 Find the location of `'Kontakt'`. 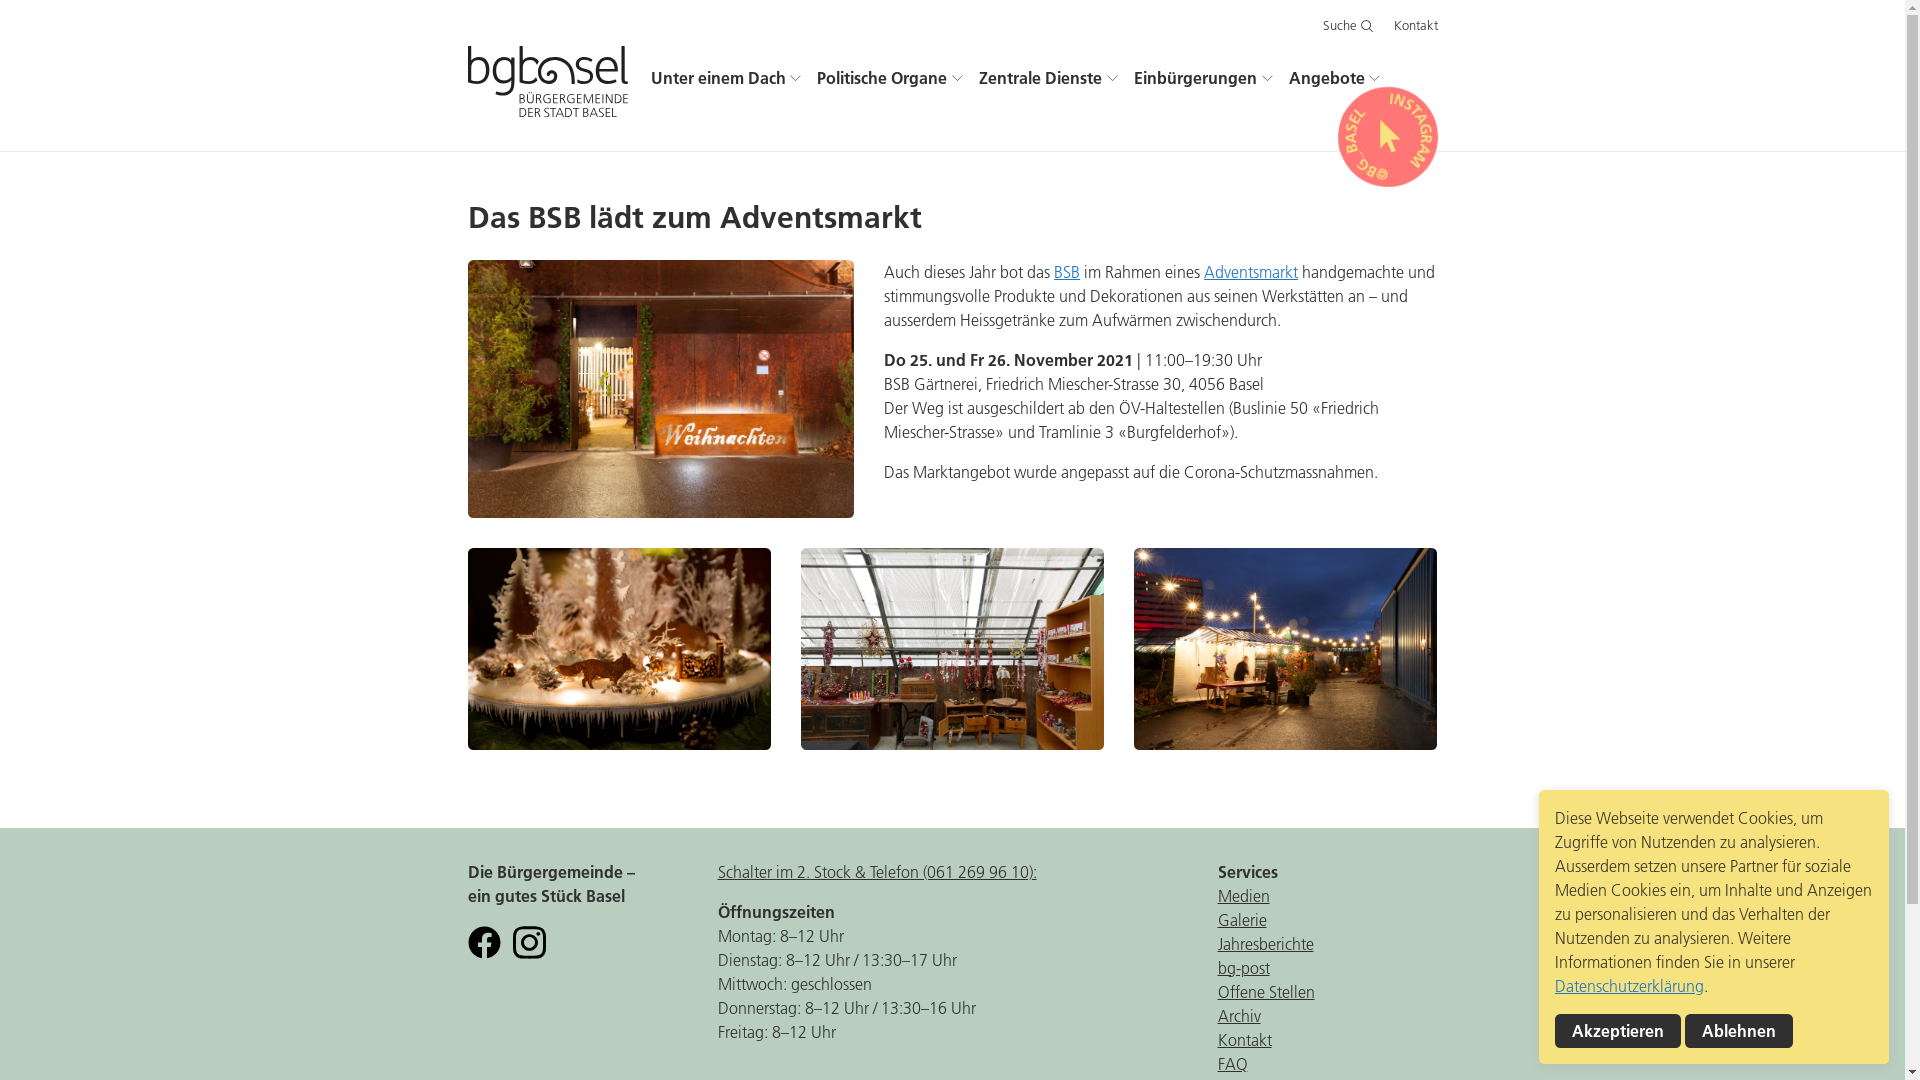

'Kontakt' is located at coordinates (1243, 1039).